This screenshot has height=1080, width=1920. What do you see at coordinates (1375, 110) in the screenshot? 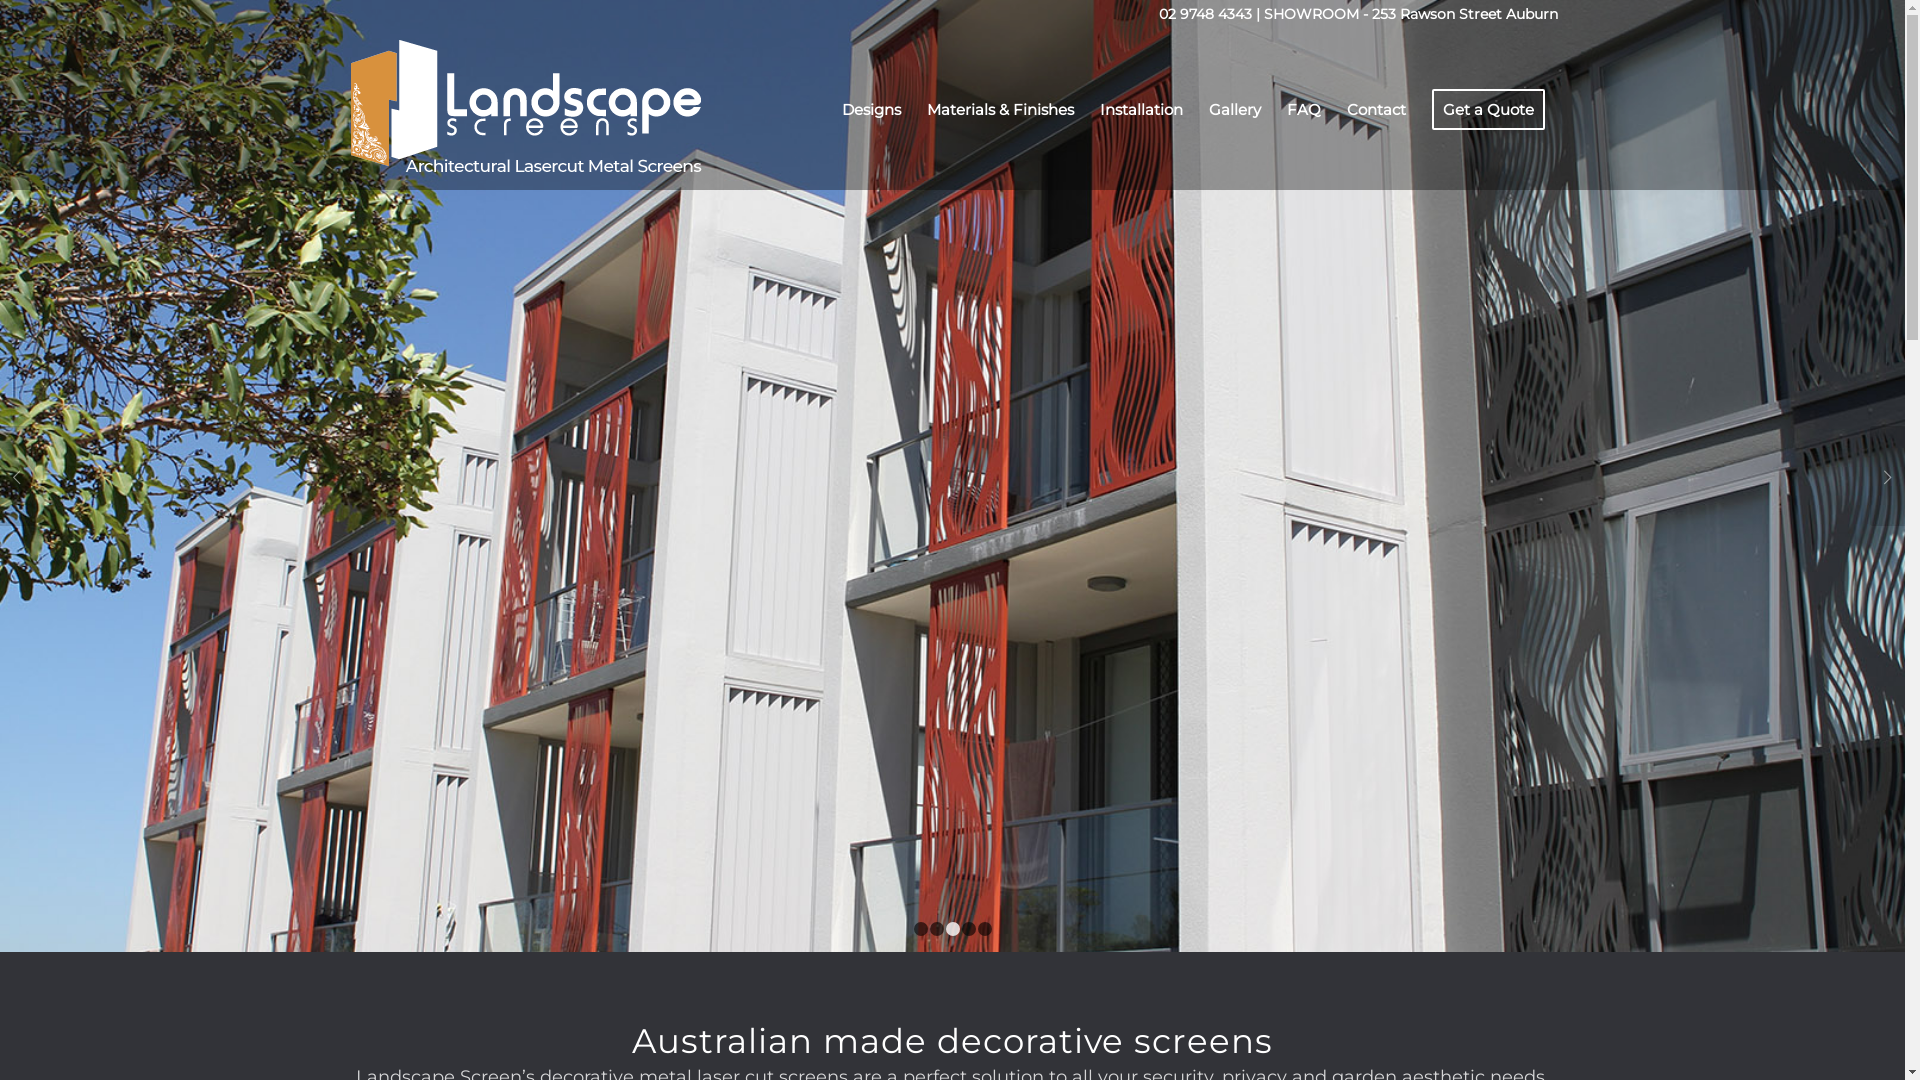
I see `'Contact'` at bounding box center [1375, 110].